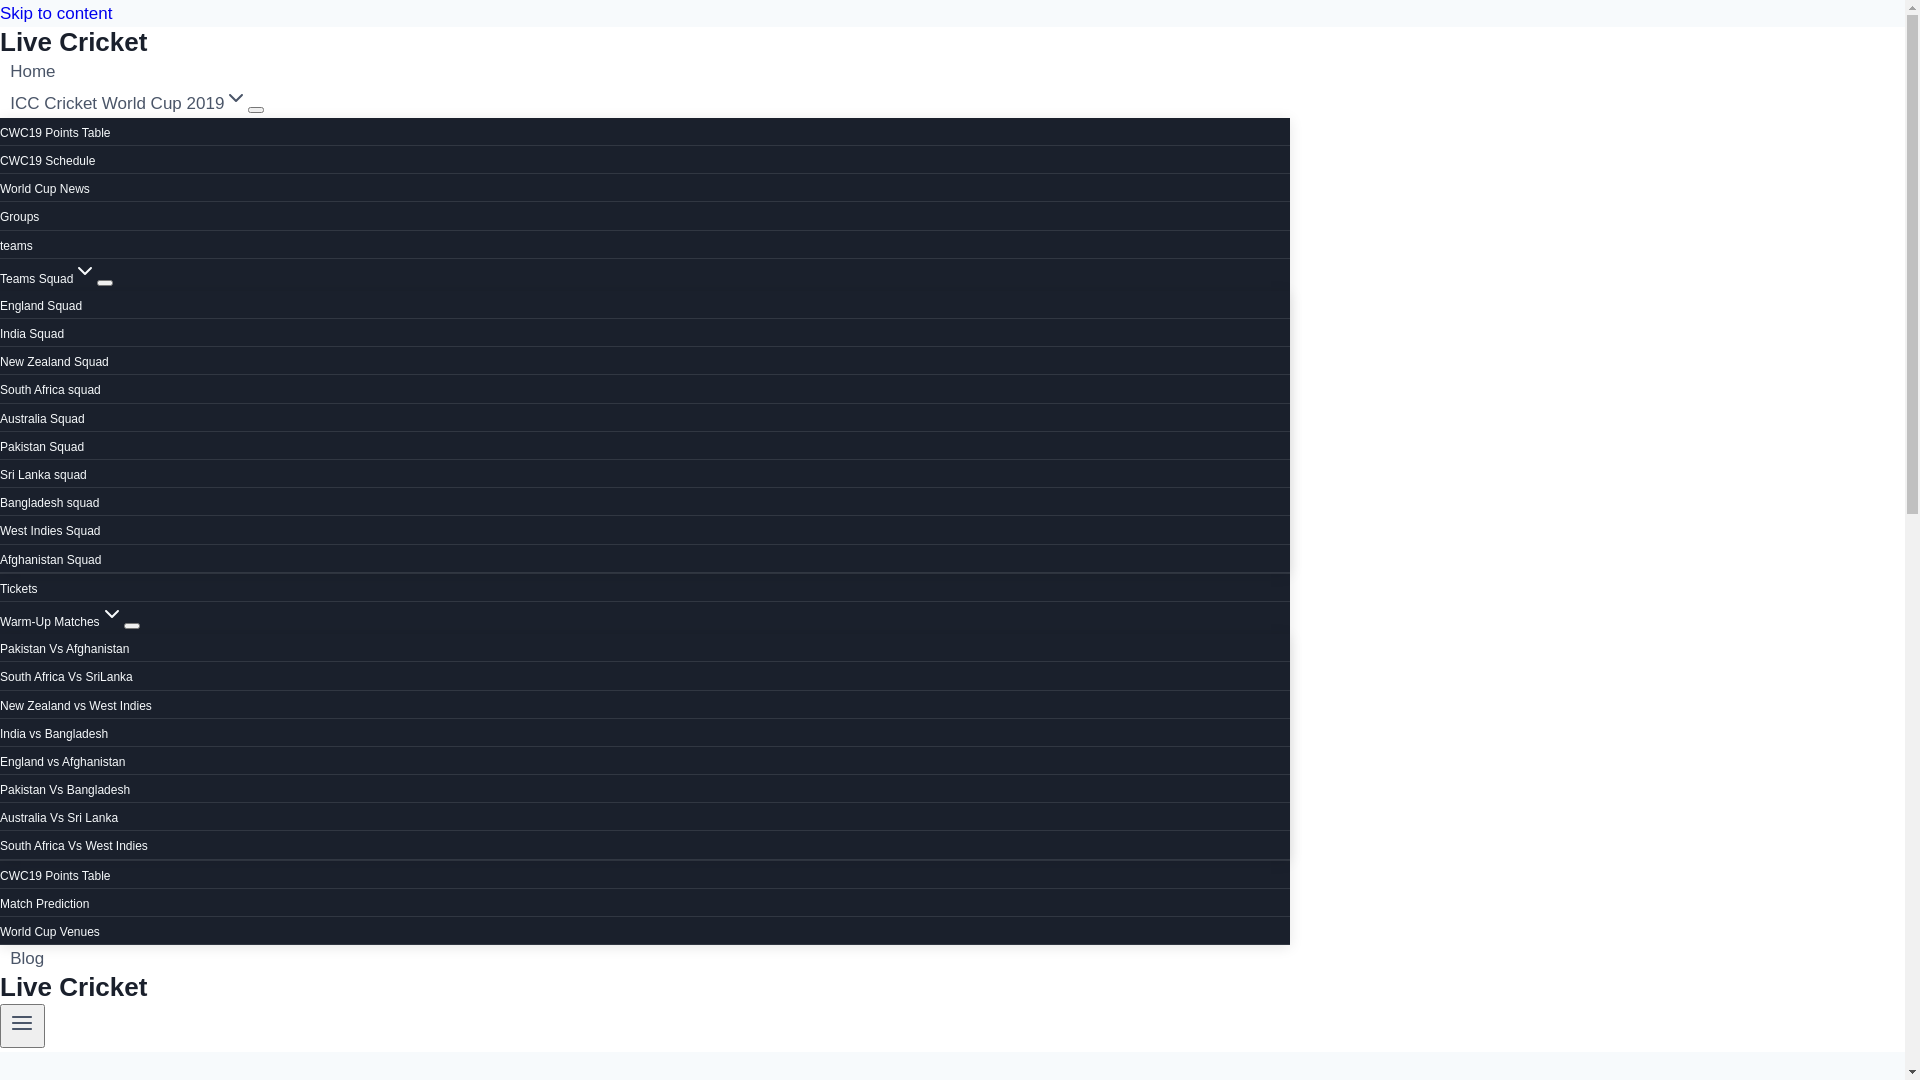 The height and width of the screenshot is (1080, 1920). I want to click on 'Pakistan Vs Afghanistan', so click(64, 648).